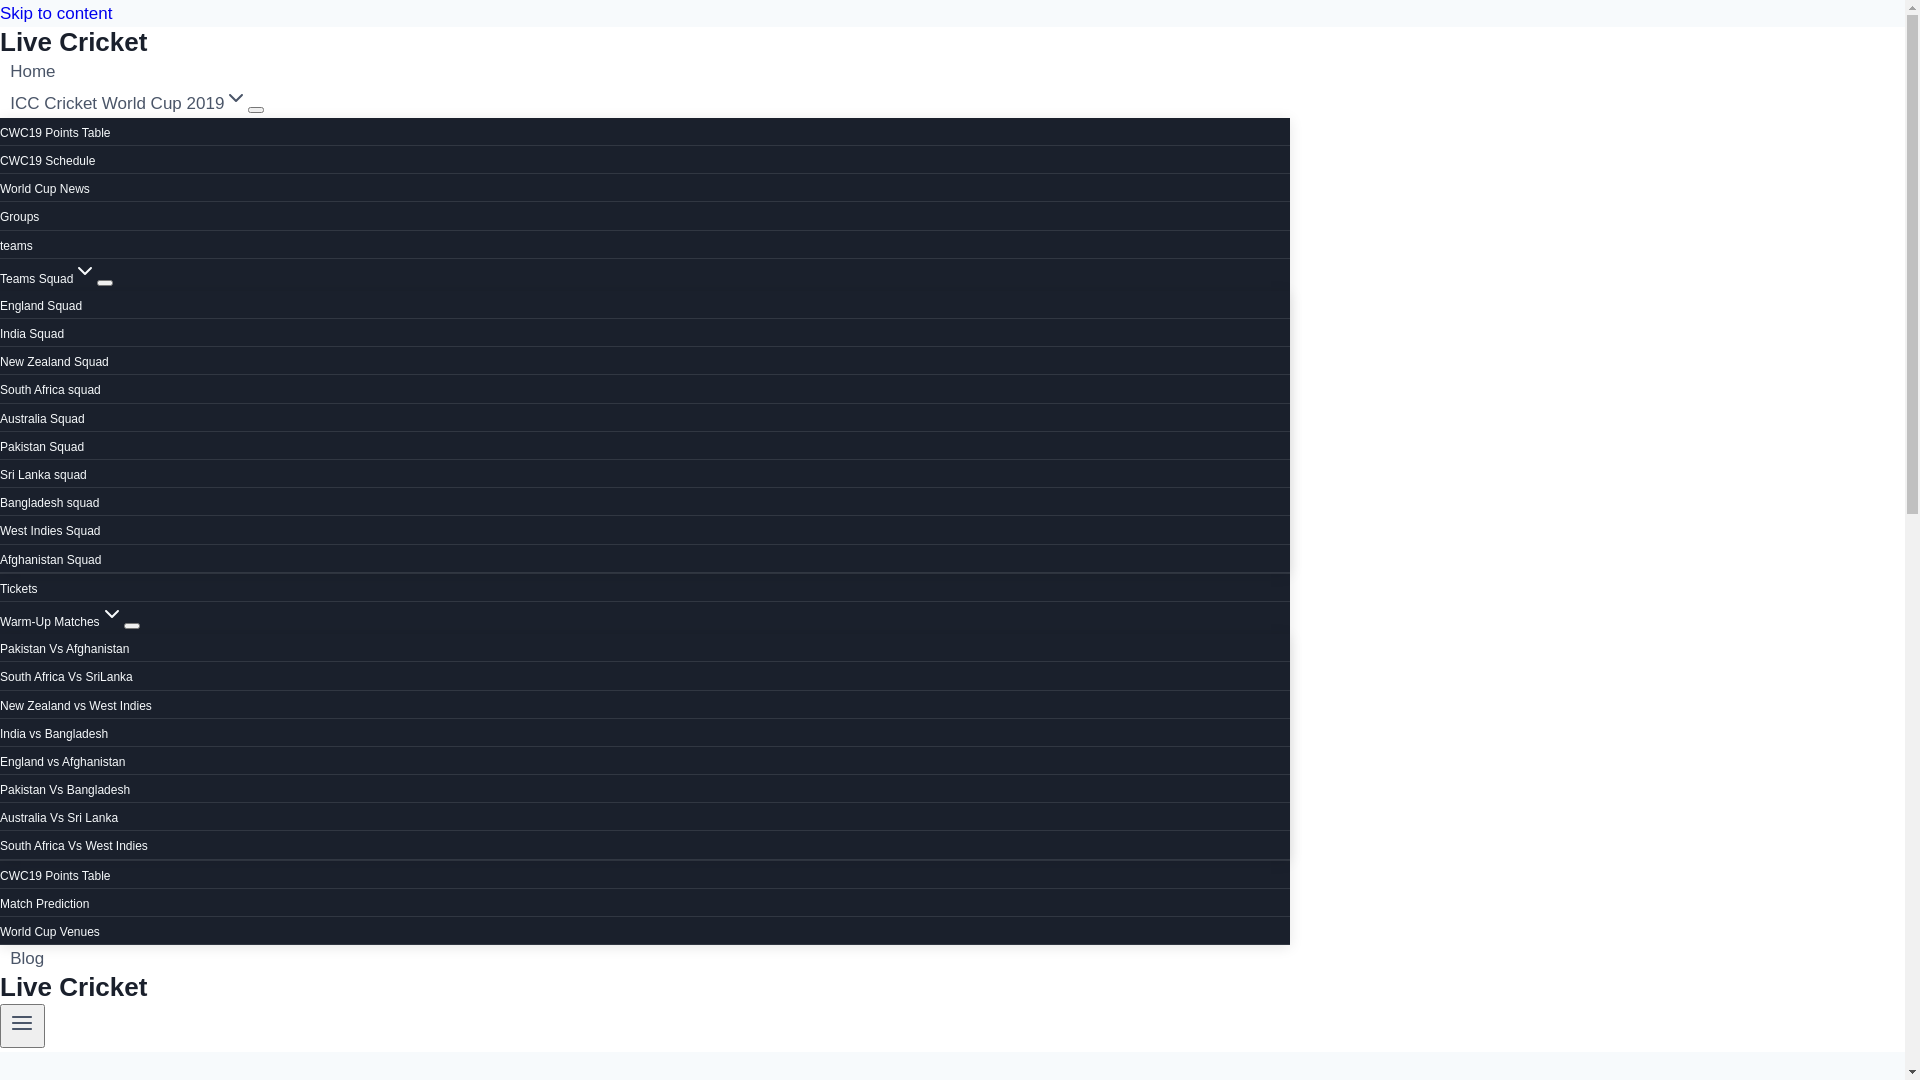 The height and width of the screenshot is (1080, 1920). I want to click on 'Pakistan Vs Afghanistan', so click(64, 648).